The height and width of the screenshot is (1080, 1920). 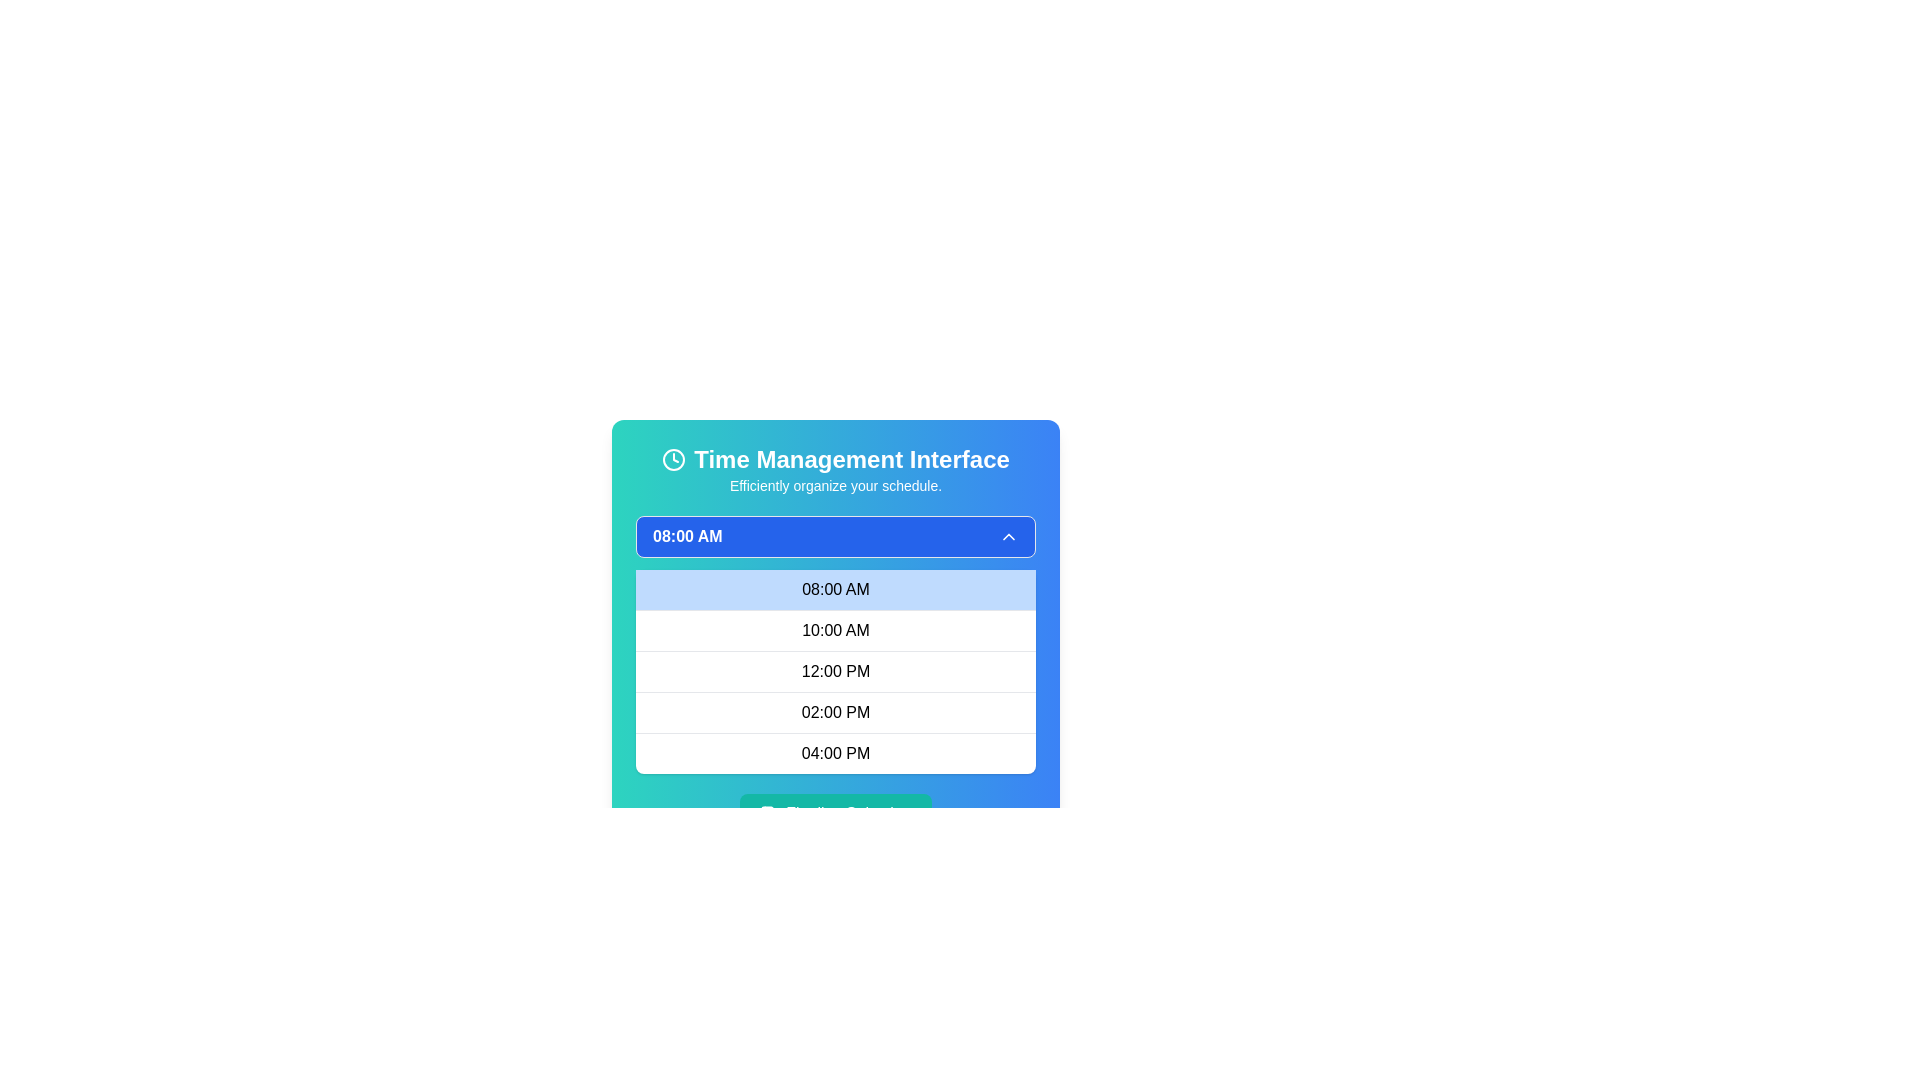 What do you see at coordinates (835, 644) in the screenshot?
I see `the '10:00 AM' option from the dropdown menu located in the 'Time Management Interface' below the header and above the 'Finalize Selection' button` at bounding box center [835, 644].